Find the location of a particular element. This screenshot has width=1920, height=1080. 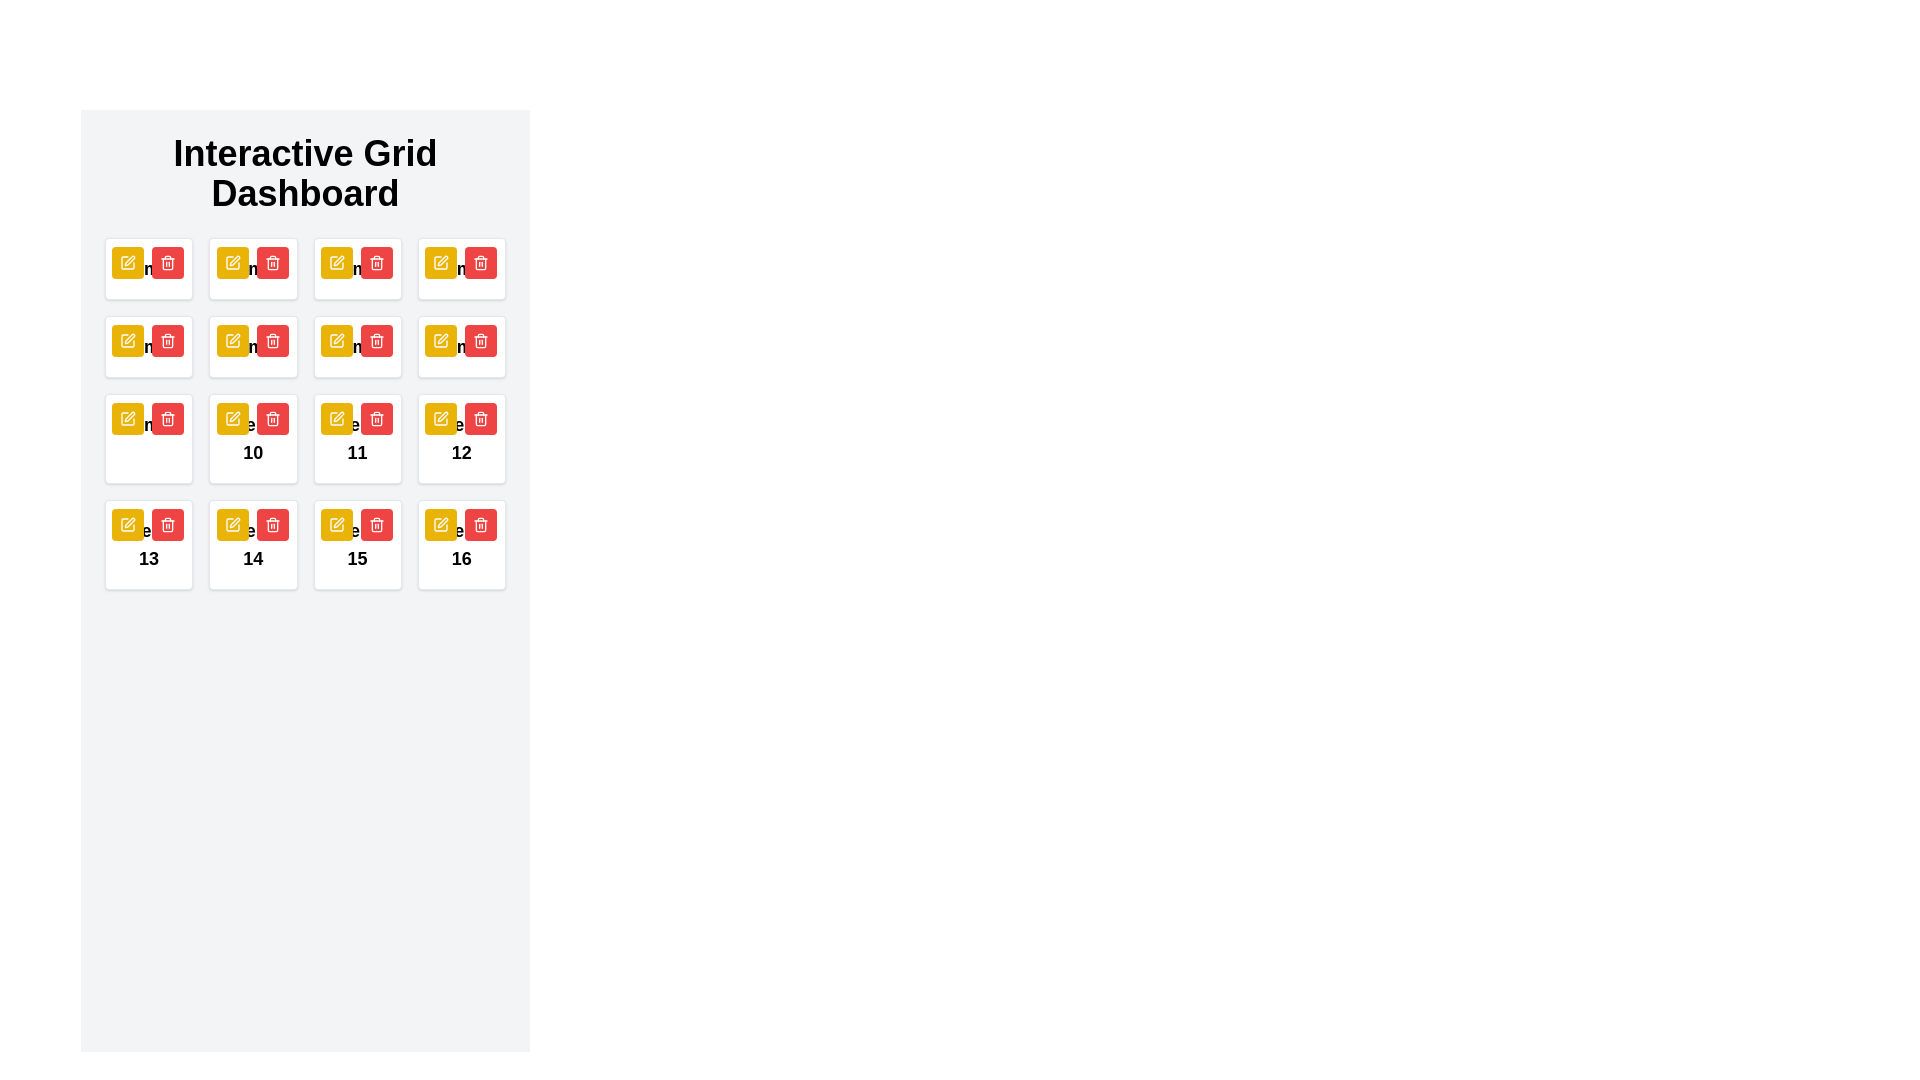

the edit icon located in the yellow background section of the button group at the bottom-left corner of the grid under item 13 is located at coordinates (127, 523).